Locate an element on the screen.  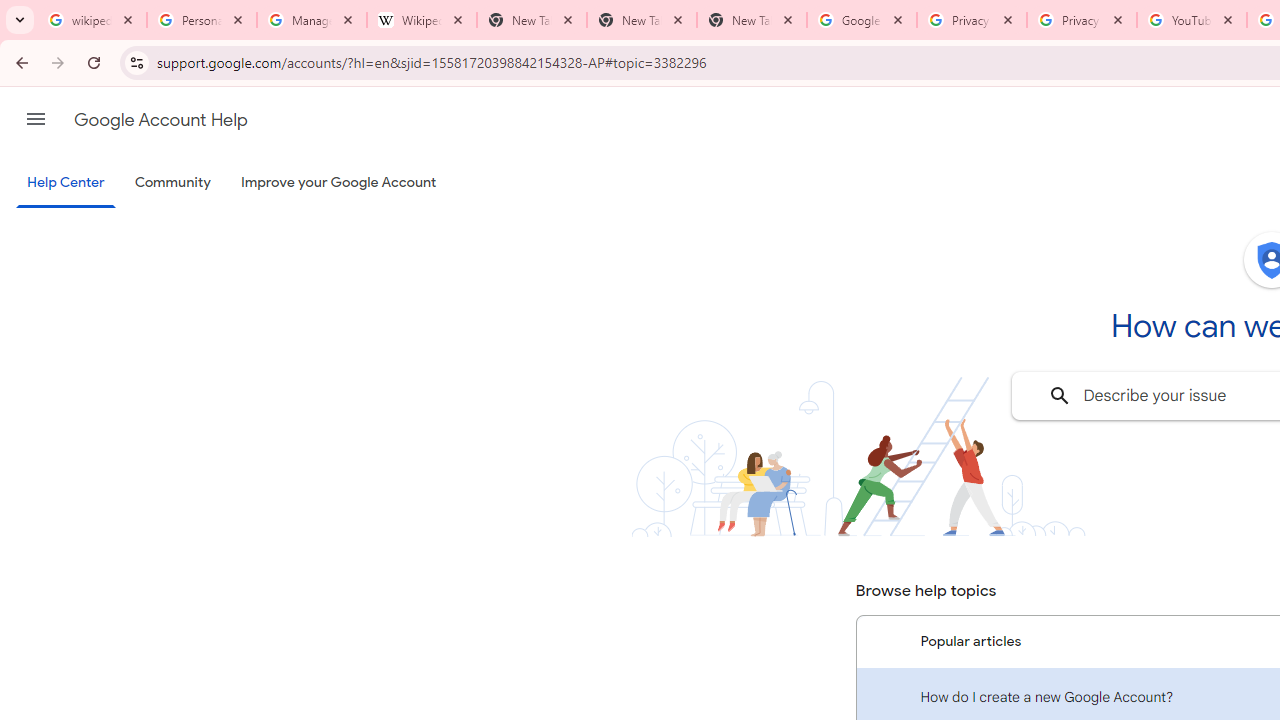
'New Tab' is located at coordinates (751, 20).